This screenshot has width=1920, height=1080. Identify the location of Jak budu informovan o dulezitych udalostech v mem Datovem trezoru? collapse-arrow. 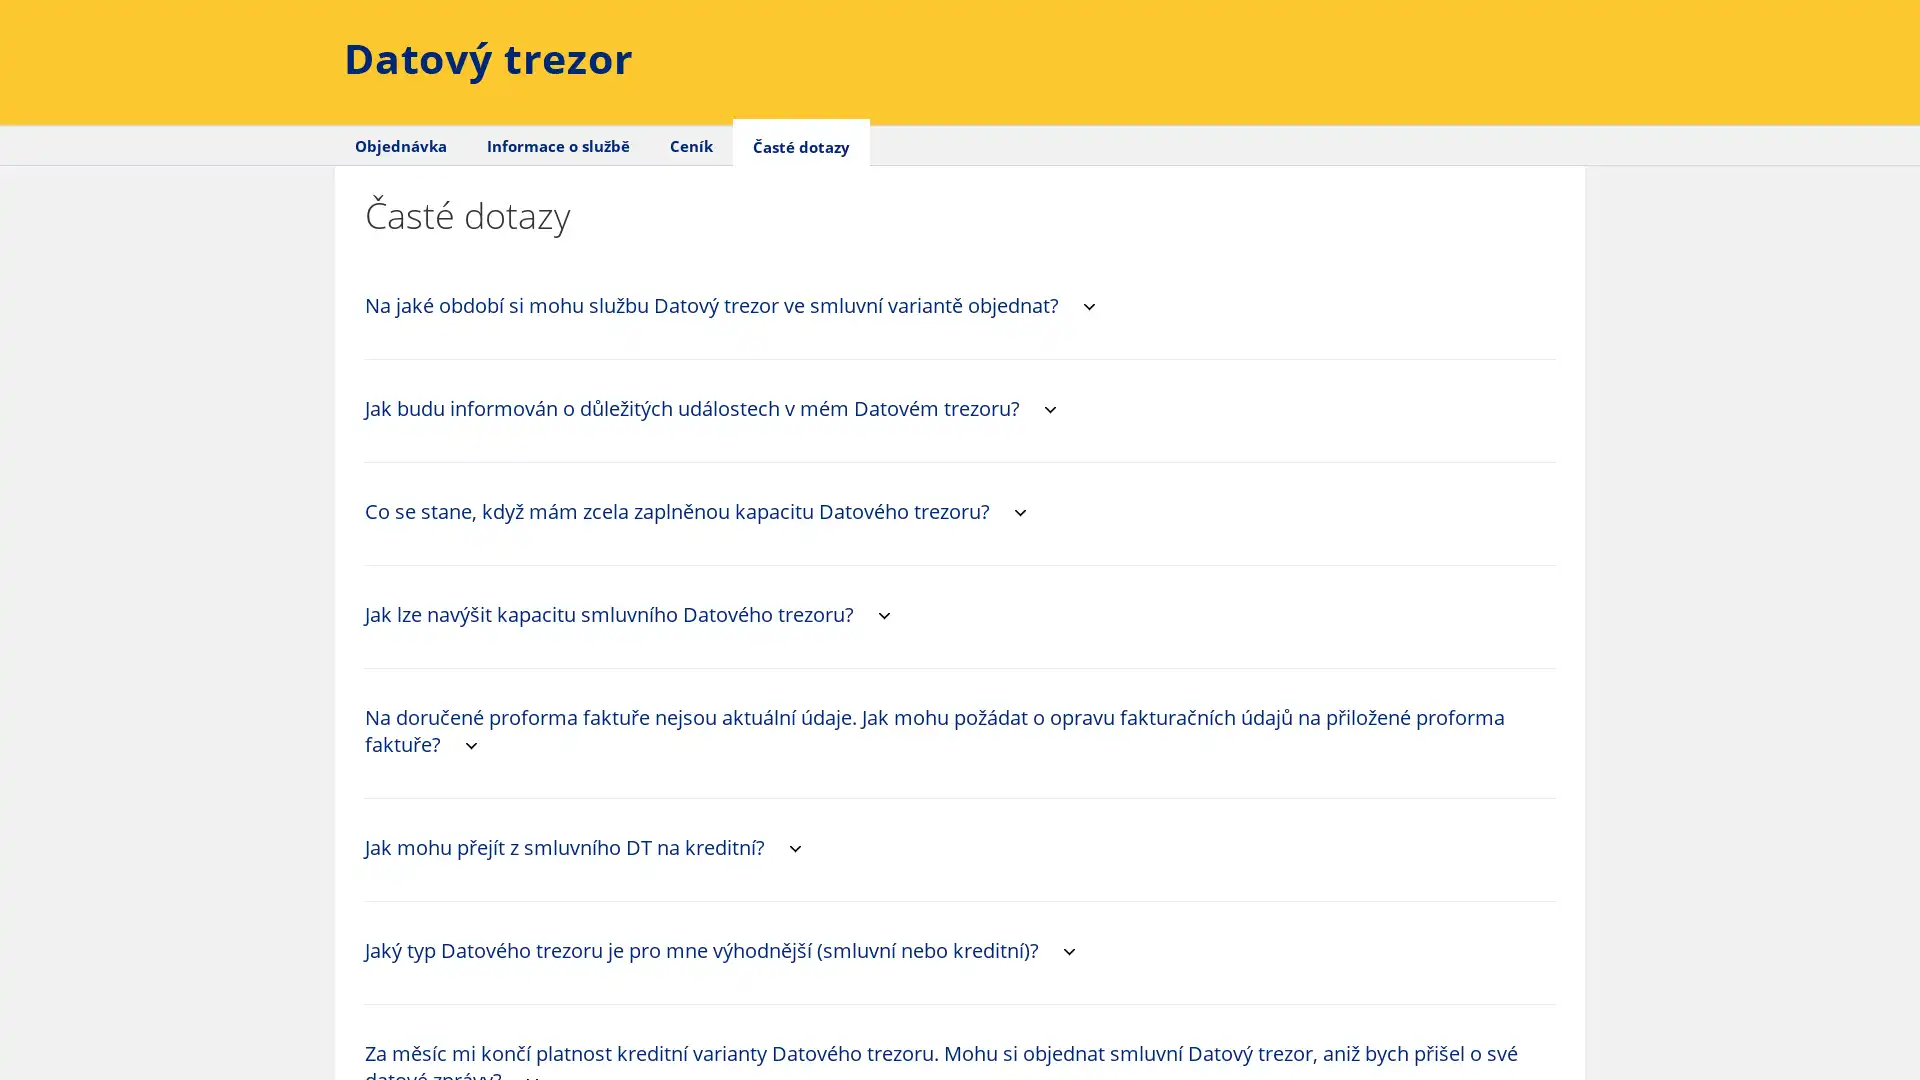
(710, 406).